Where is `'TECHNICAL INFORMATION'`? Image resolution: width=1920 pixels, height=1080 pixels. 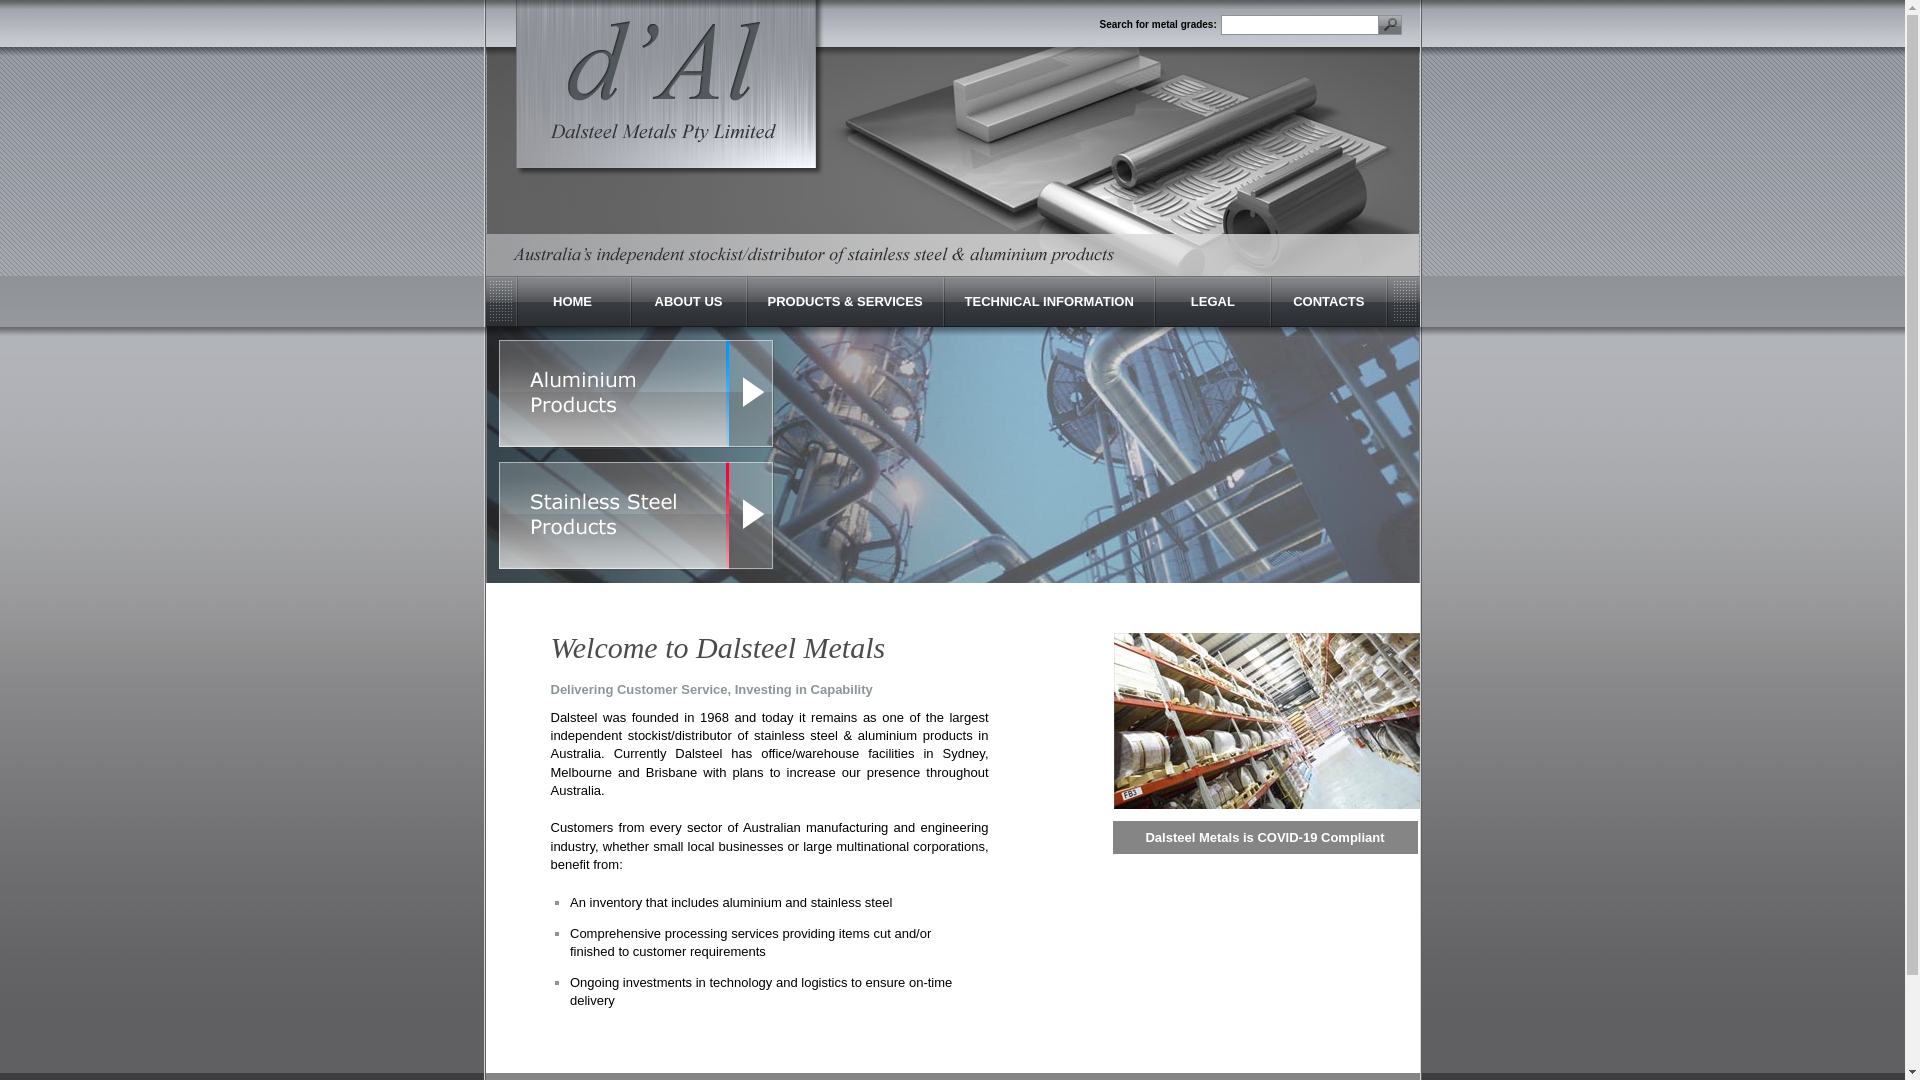
'TECHNICAL INFORMATION' is located at coordinates (1049, 301).